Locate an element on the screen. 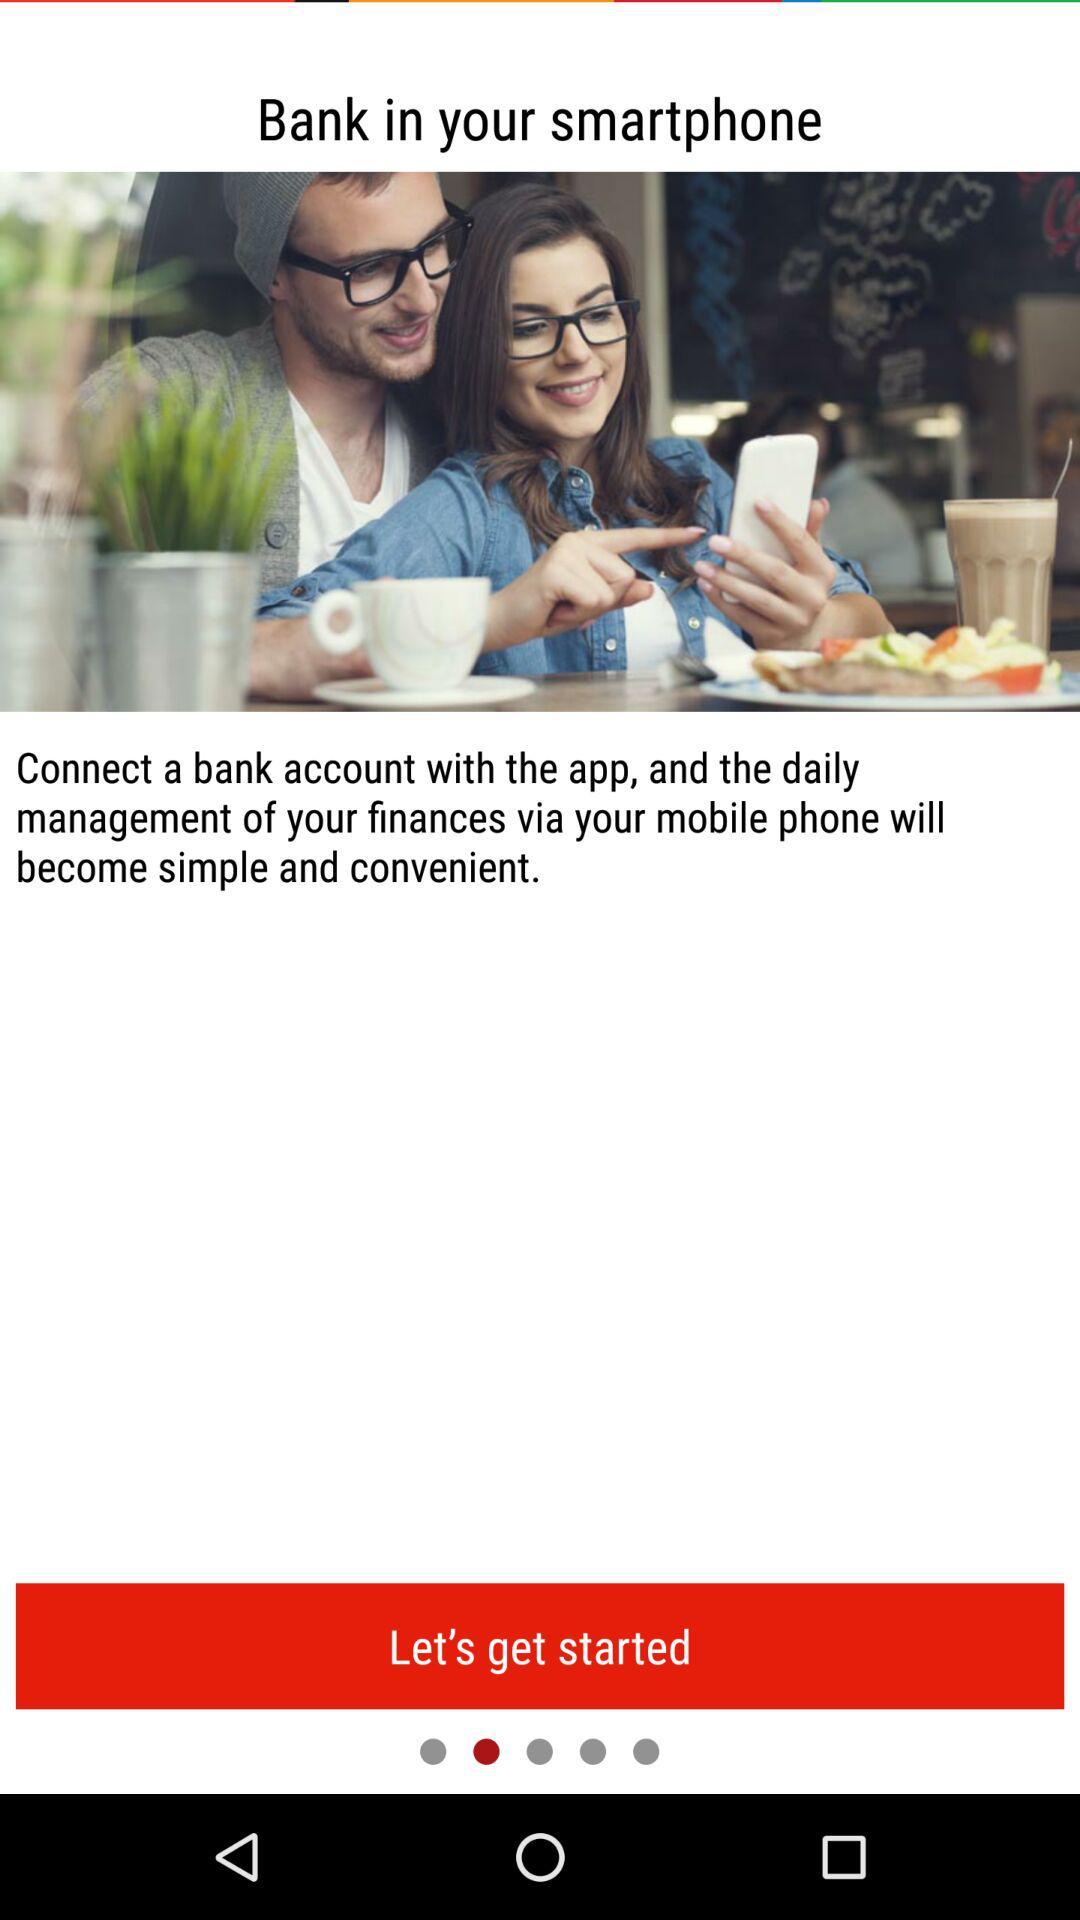  next page is located at coordinates (646, 1750).